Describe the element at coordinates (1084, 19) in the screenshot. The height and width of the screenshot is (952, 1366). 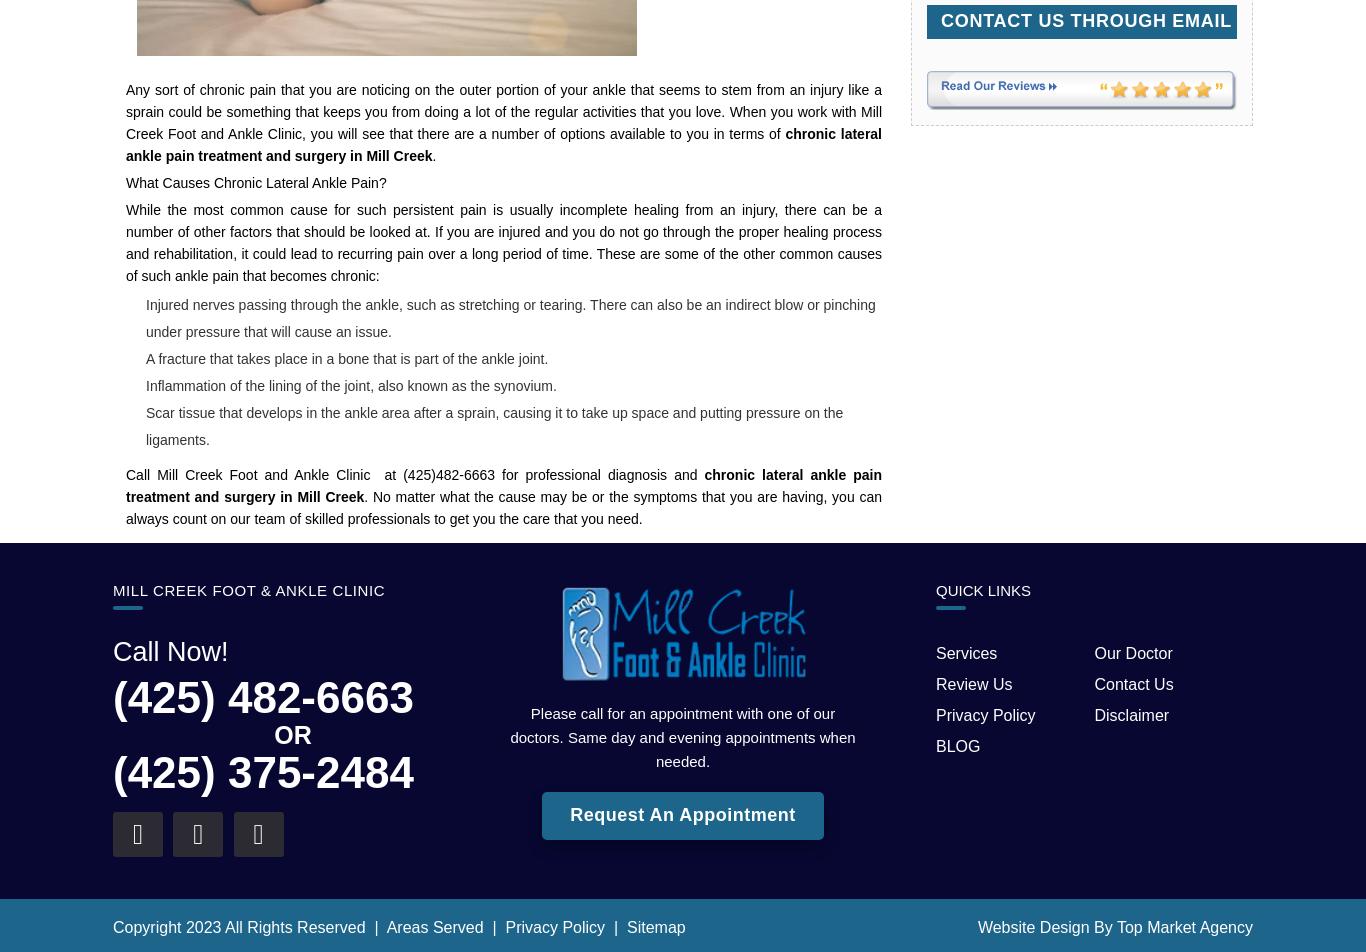
I see `'Contact Us Through Email'` at that location.